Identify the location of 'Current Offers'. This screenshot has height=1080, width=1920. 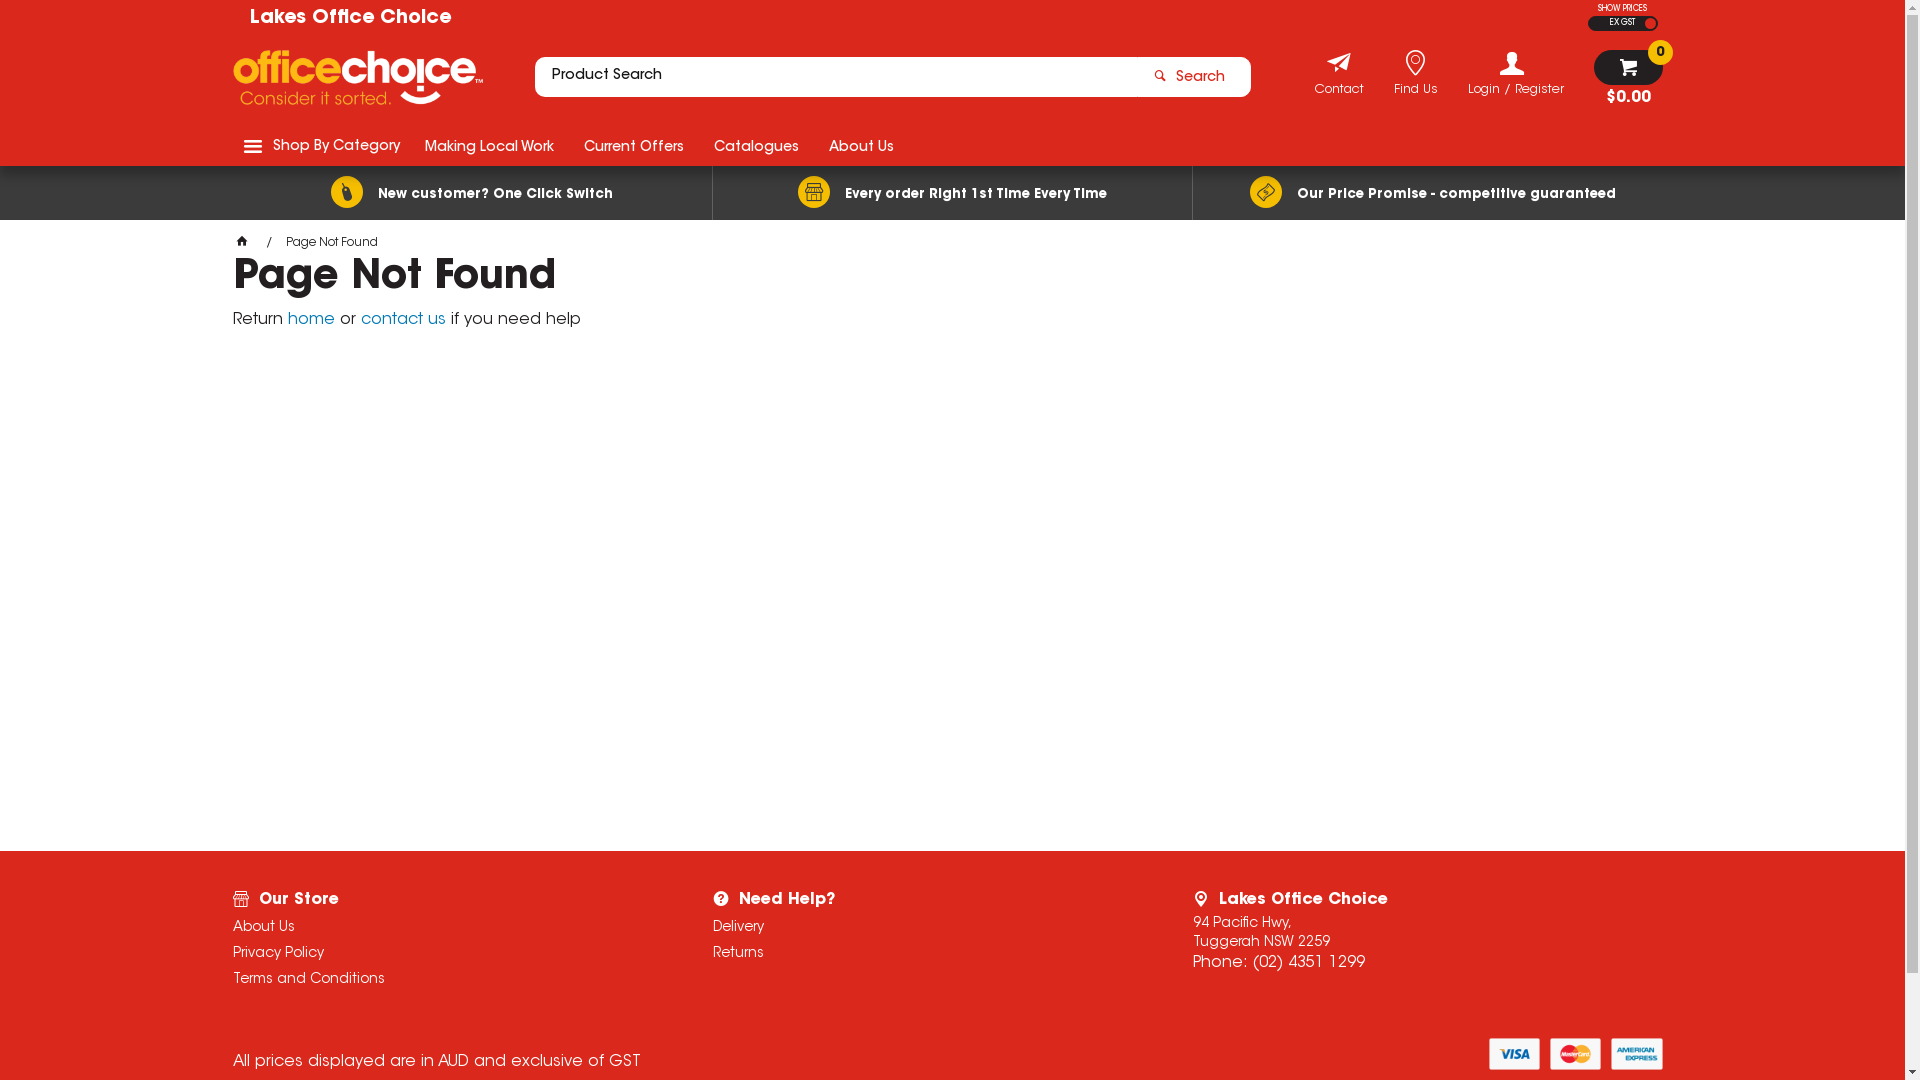
(632, 145).